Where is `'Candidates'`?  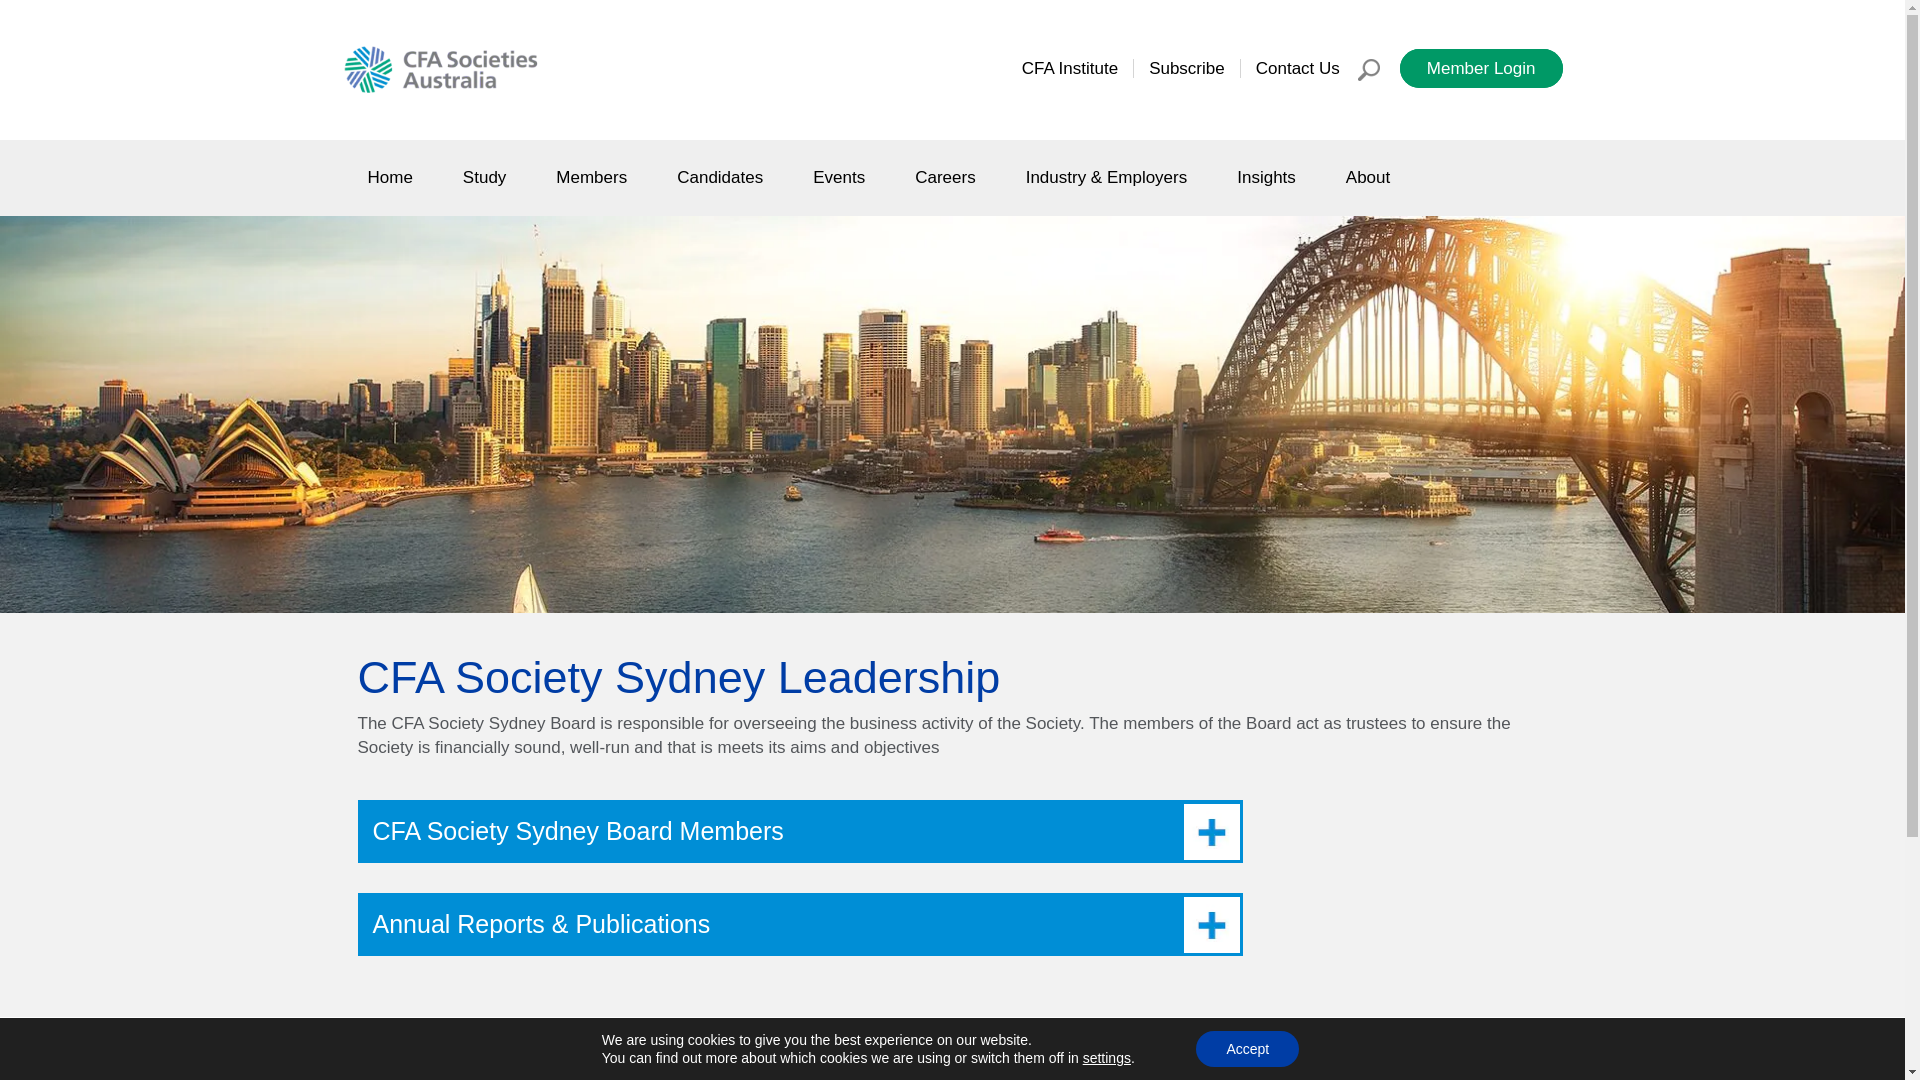 'Candidates' is located at coordinates (652, 176).